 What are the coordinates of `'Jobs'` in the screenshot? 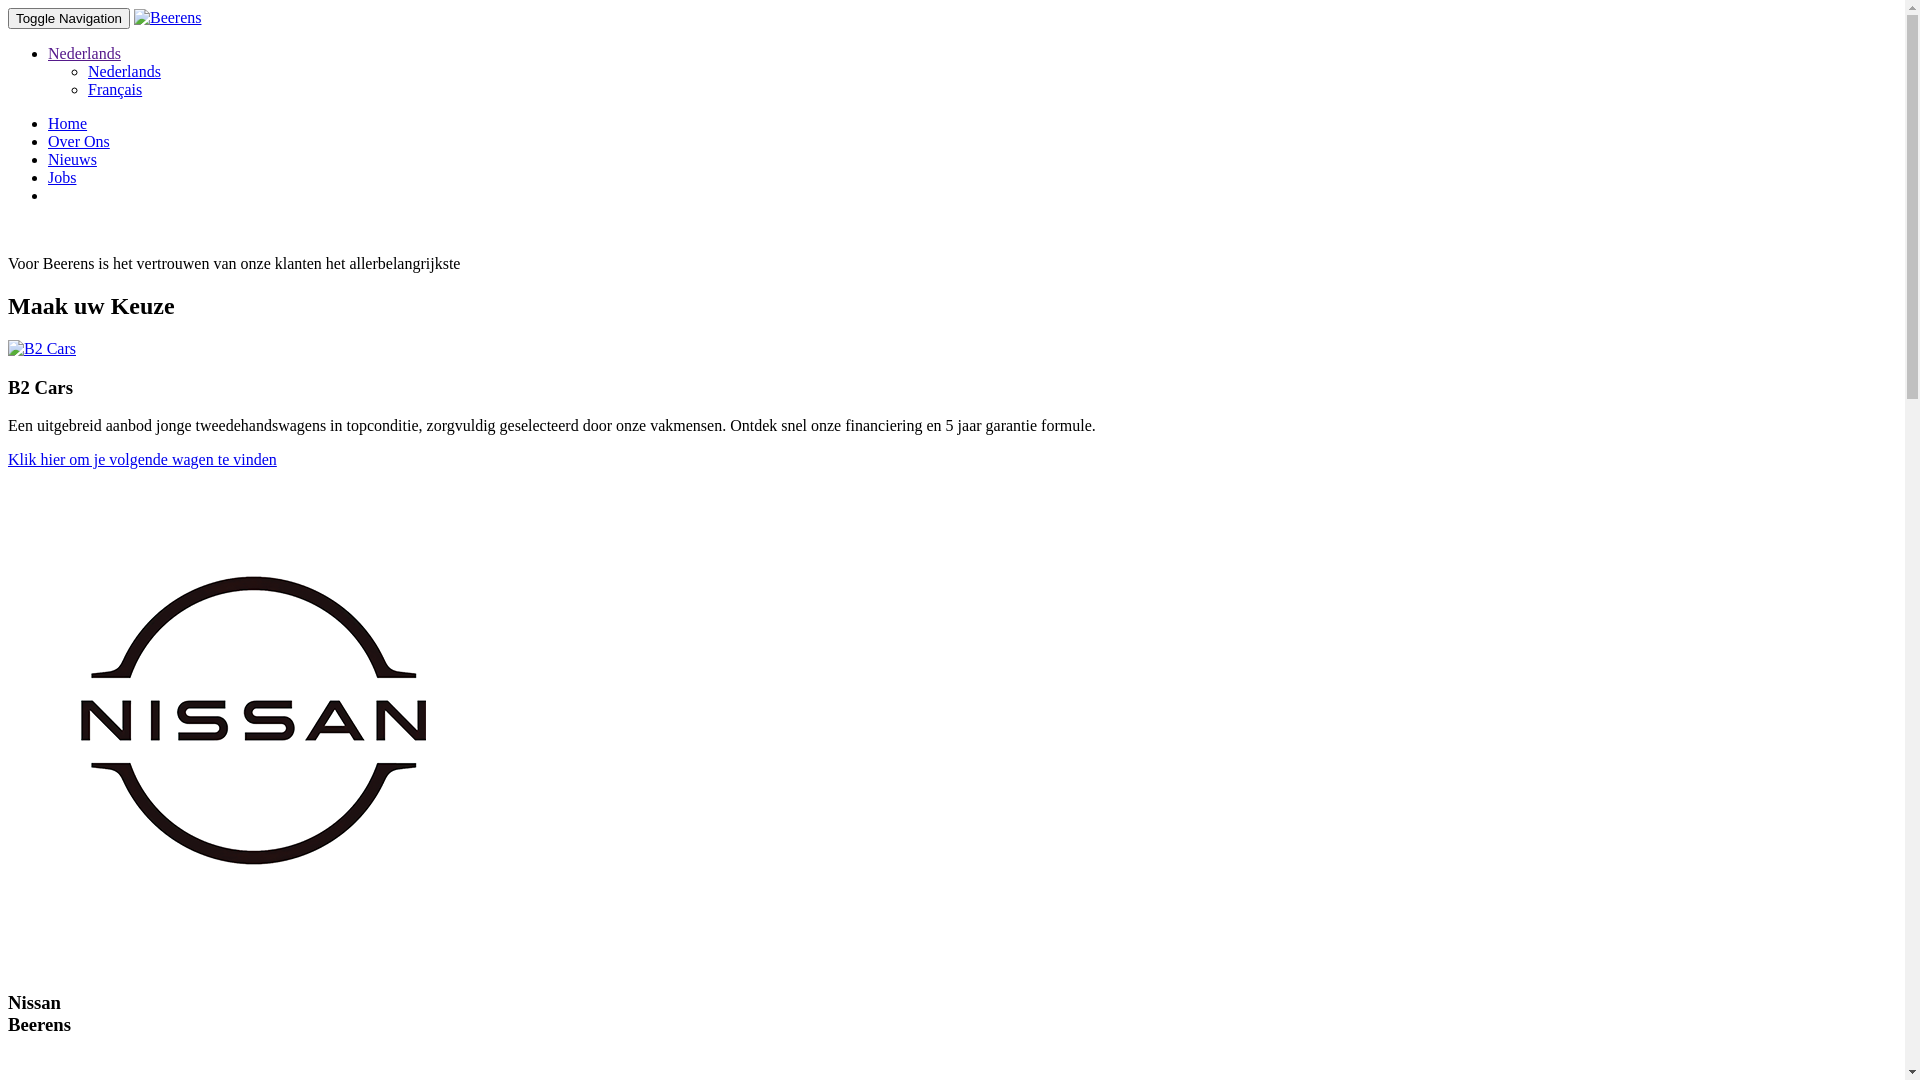 It's located at (62, 176).